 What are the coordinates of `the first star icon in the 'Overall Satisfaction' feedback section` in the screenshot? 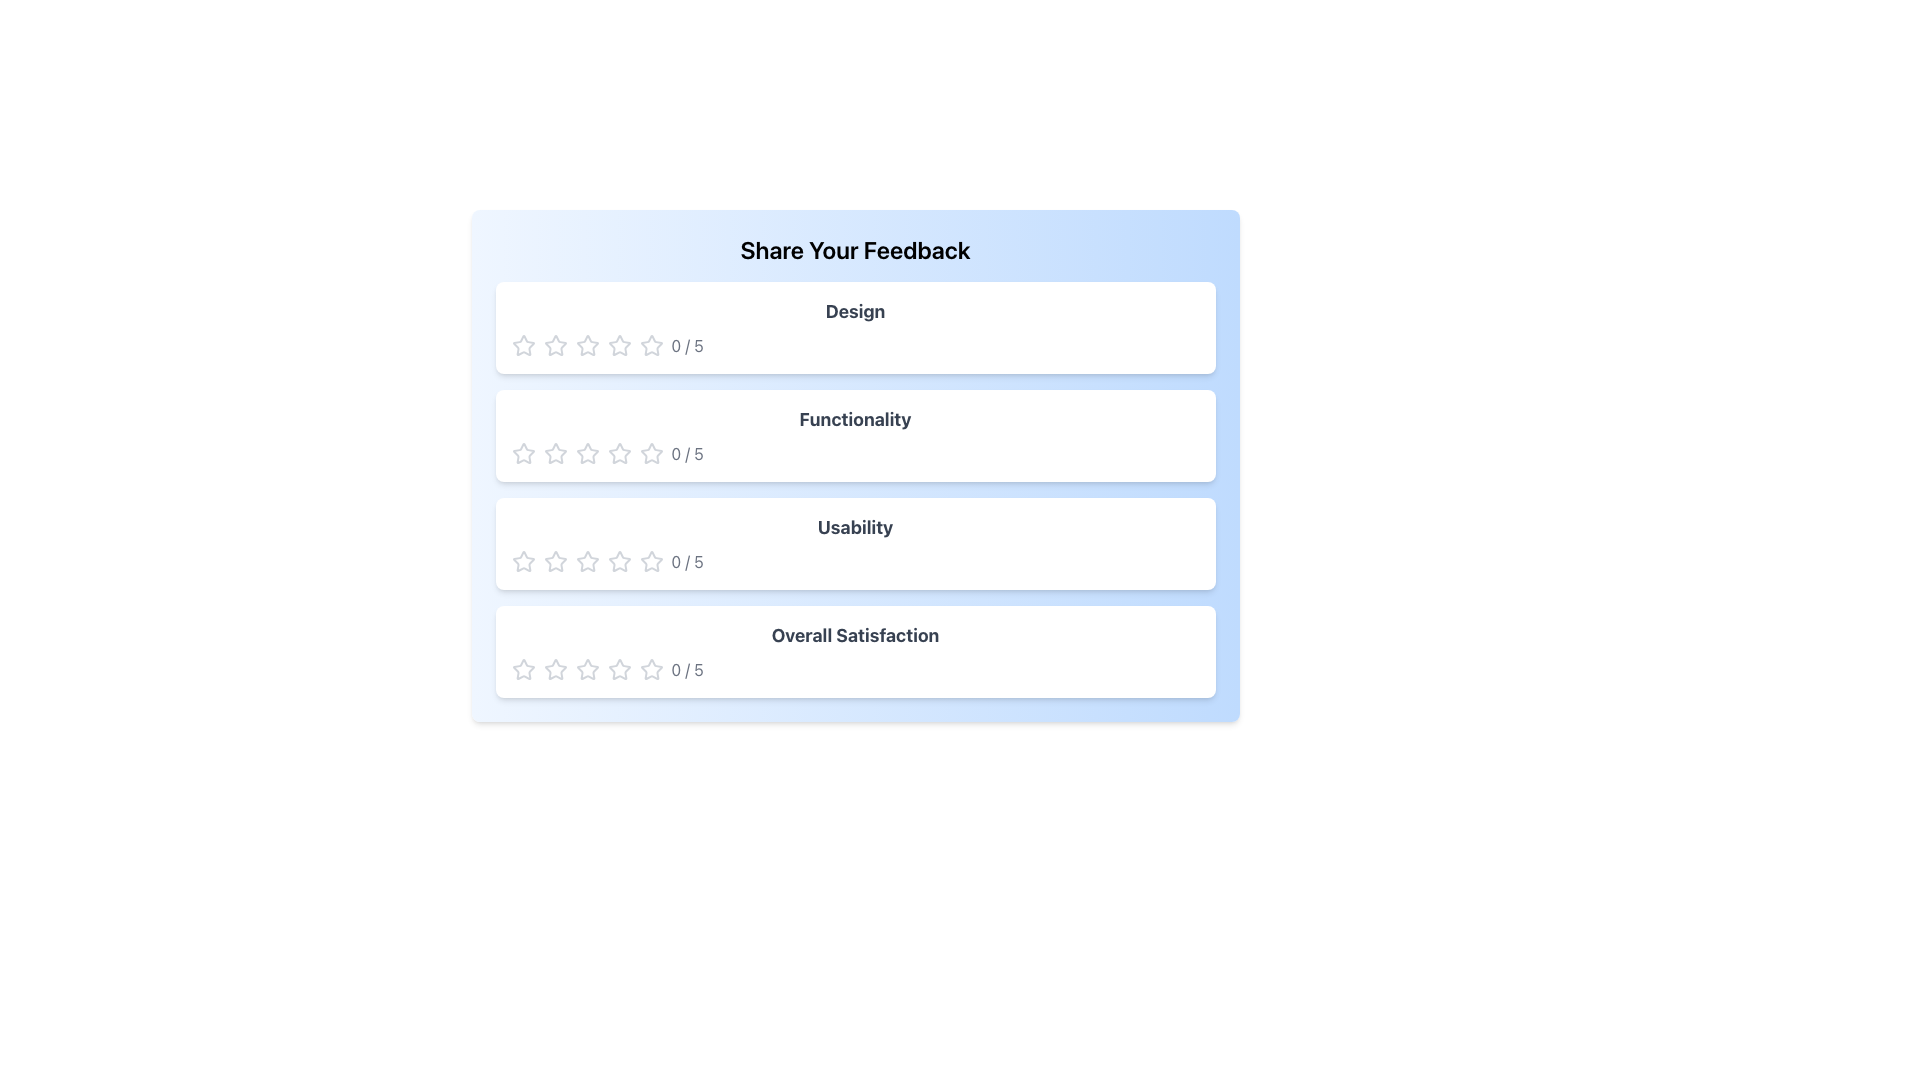 It's located at (523, 670).